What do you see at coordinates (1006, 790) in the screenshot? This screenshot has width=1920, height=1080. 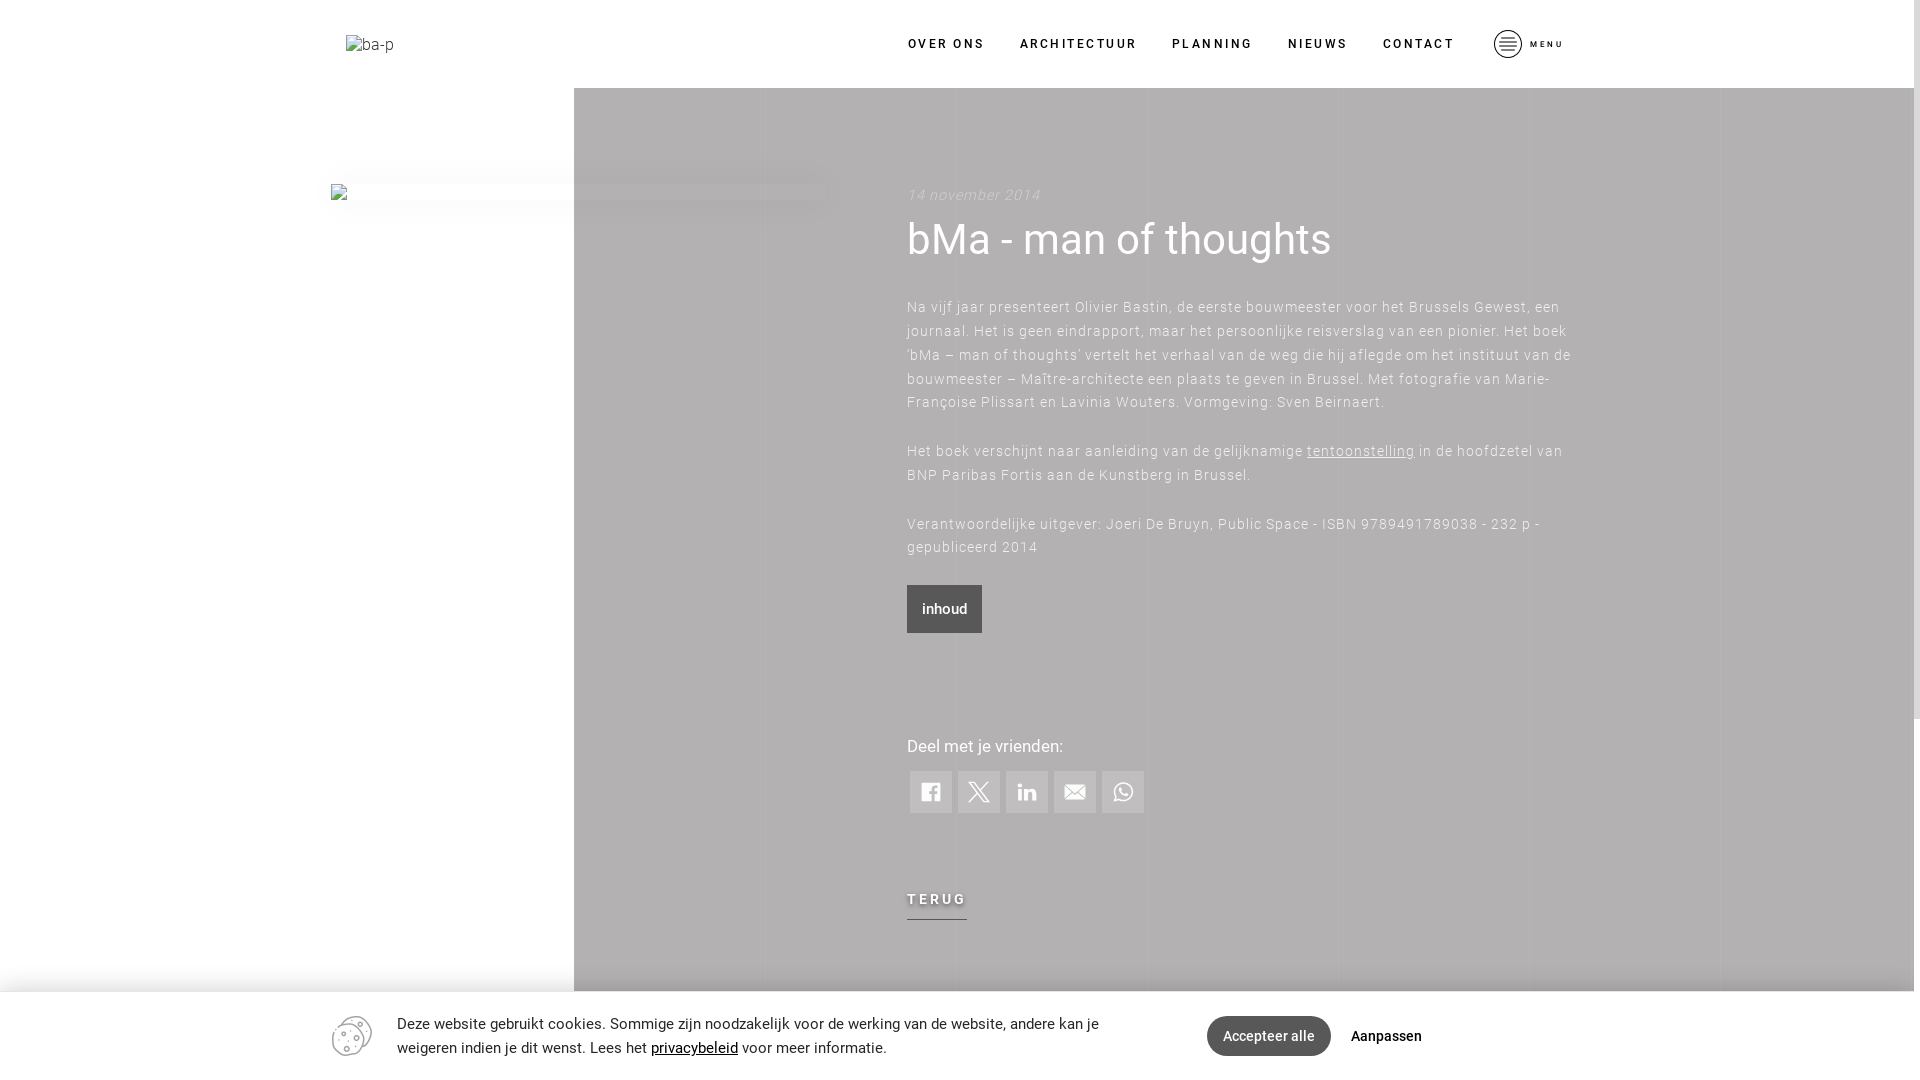 I see `'Share via linkedin'` at bounding box center [1006, 790].